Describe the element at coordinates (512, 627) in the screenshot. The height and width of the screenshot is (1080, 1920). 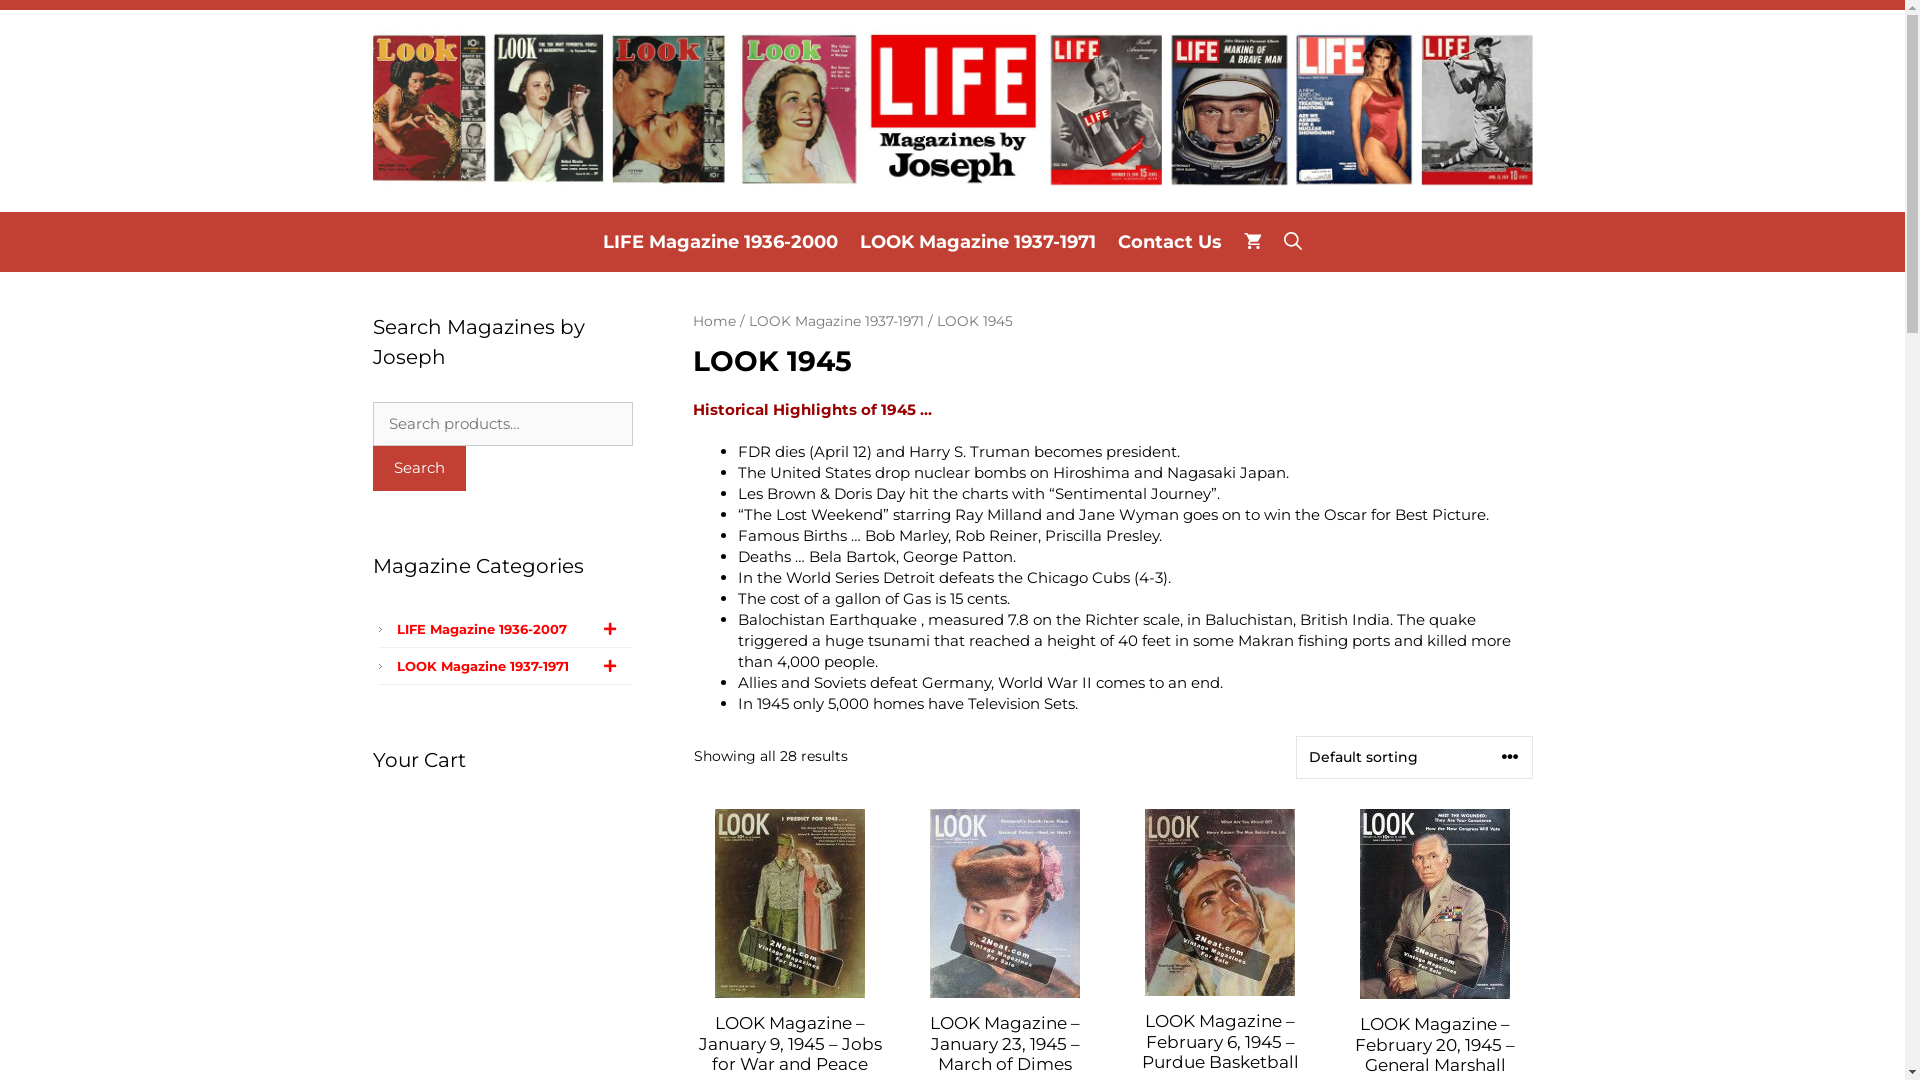
I see `'LIFE Magazine 1936-2007'` at that location.